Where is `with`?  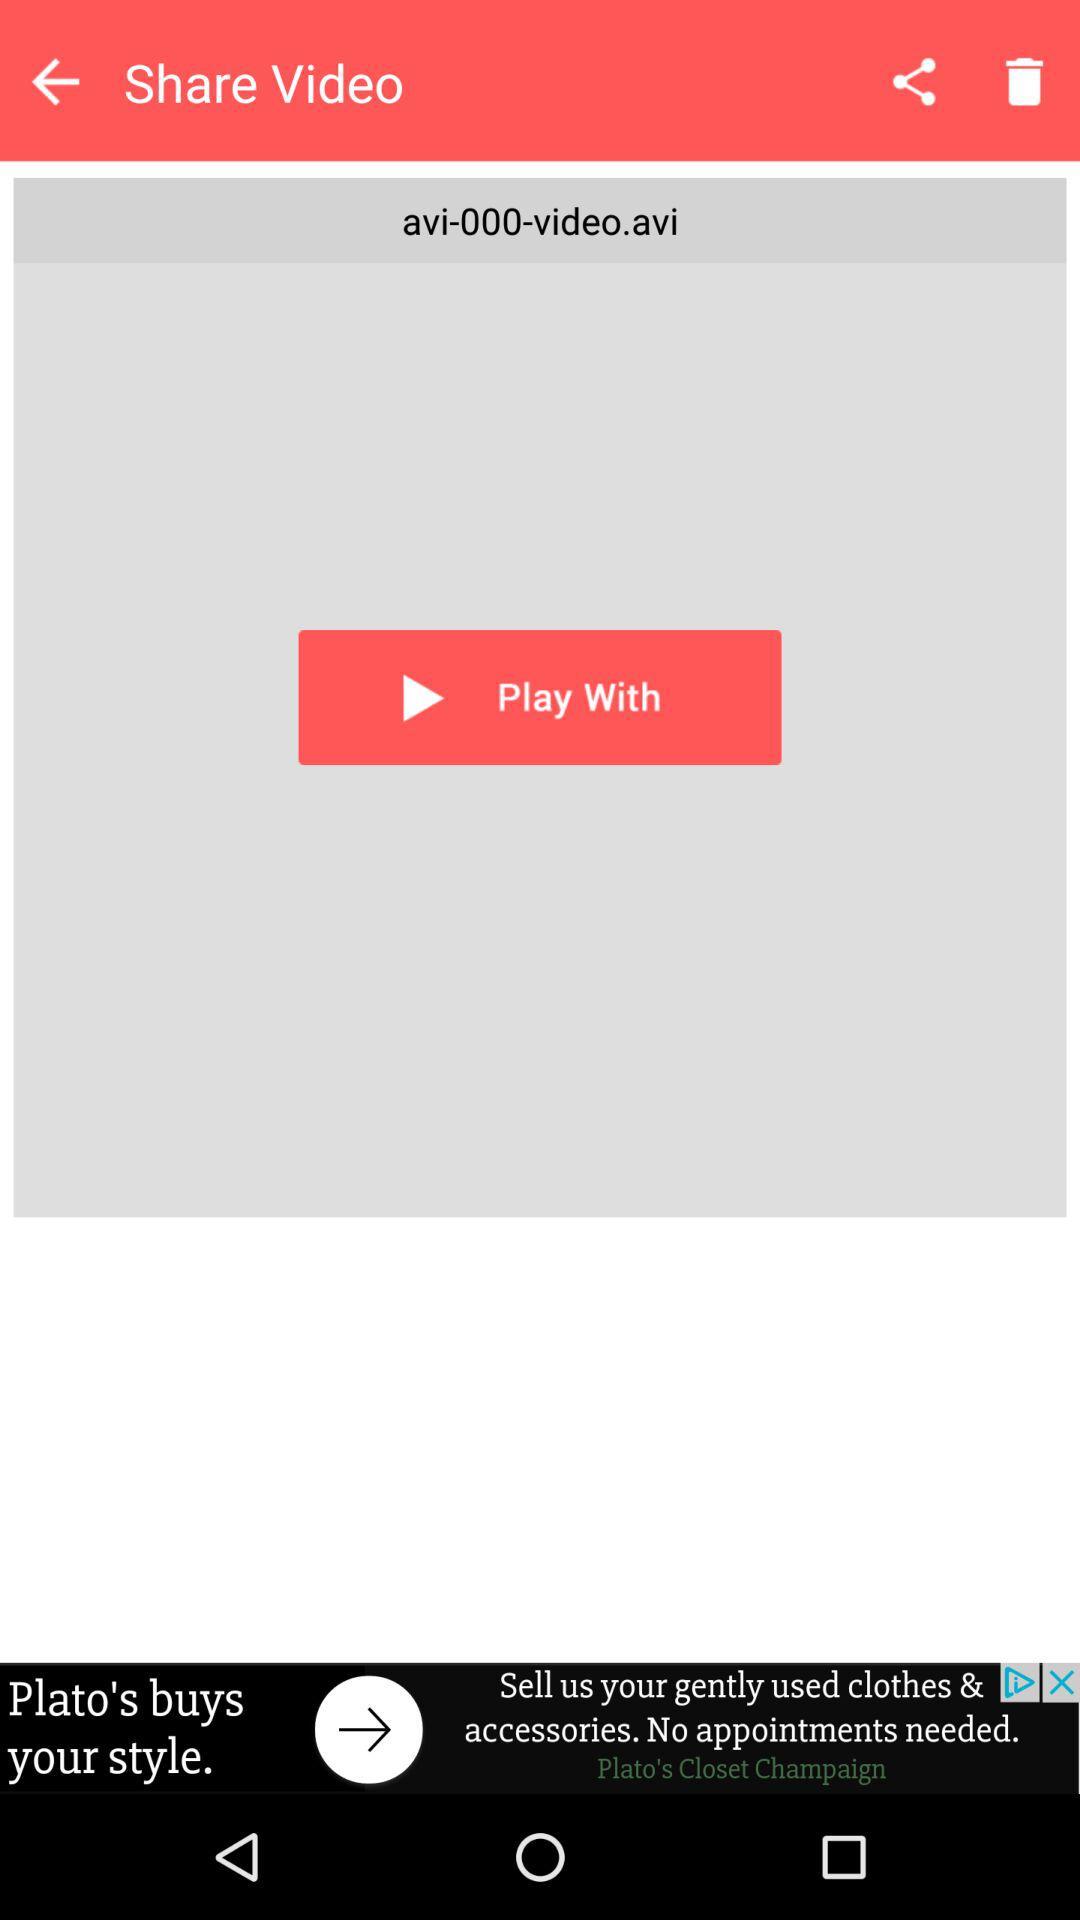
with is located at coordinates (540, 697).